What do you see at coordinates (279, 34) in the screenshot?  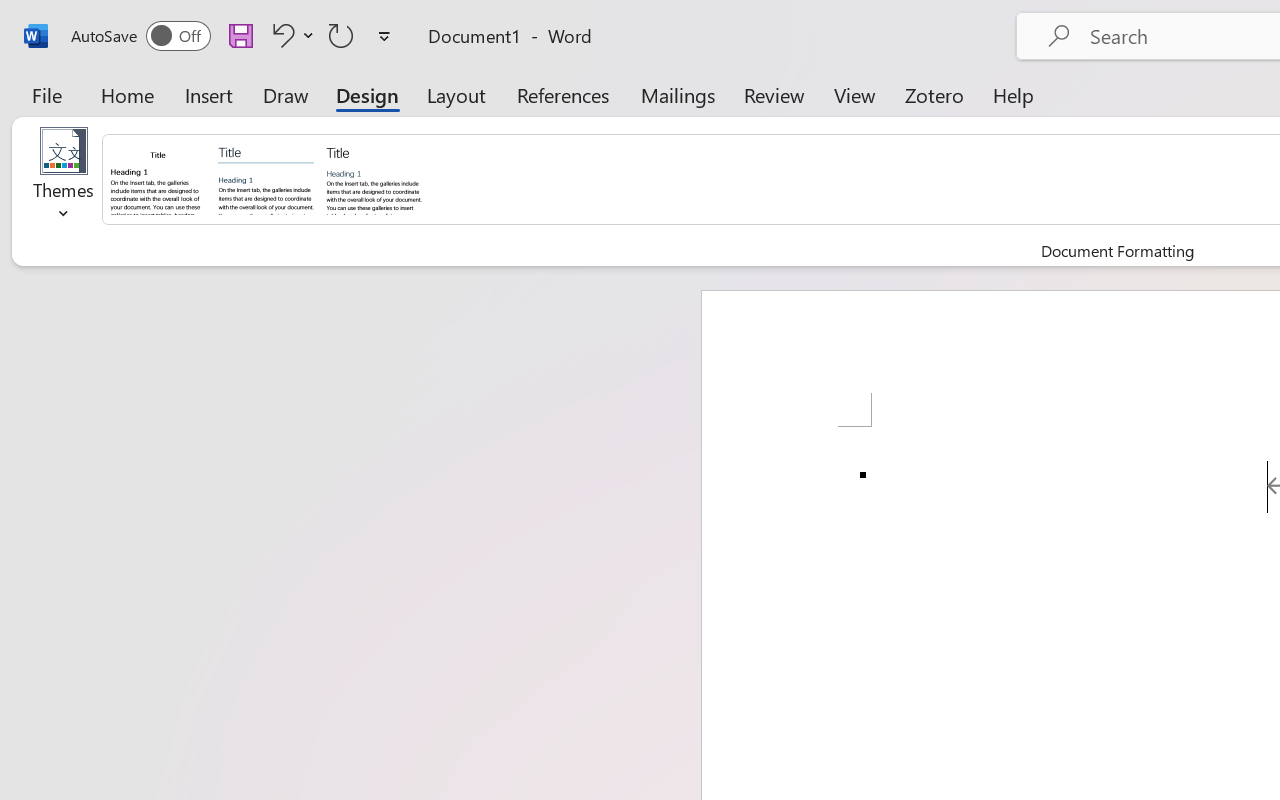 I see `'Undo Apply Quick Style Set'` at bounding box center [279, 34].